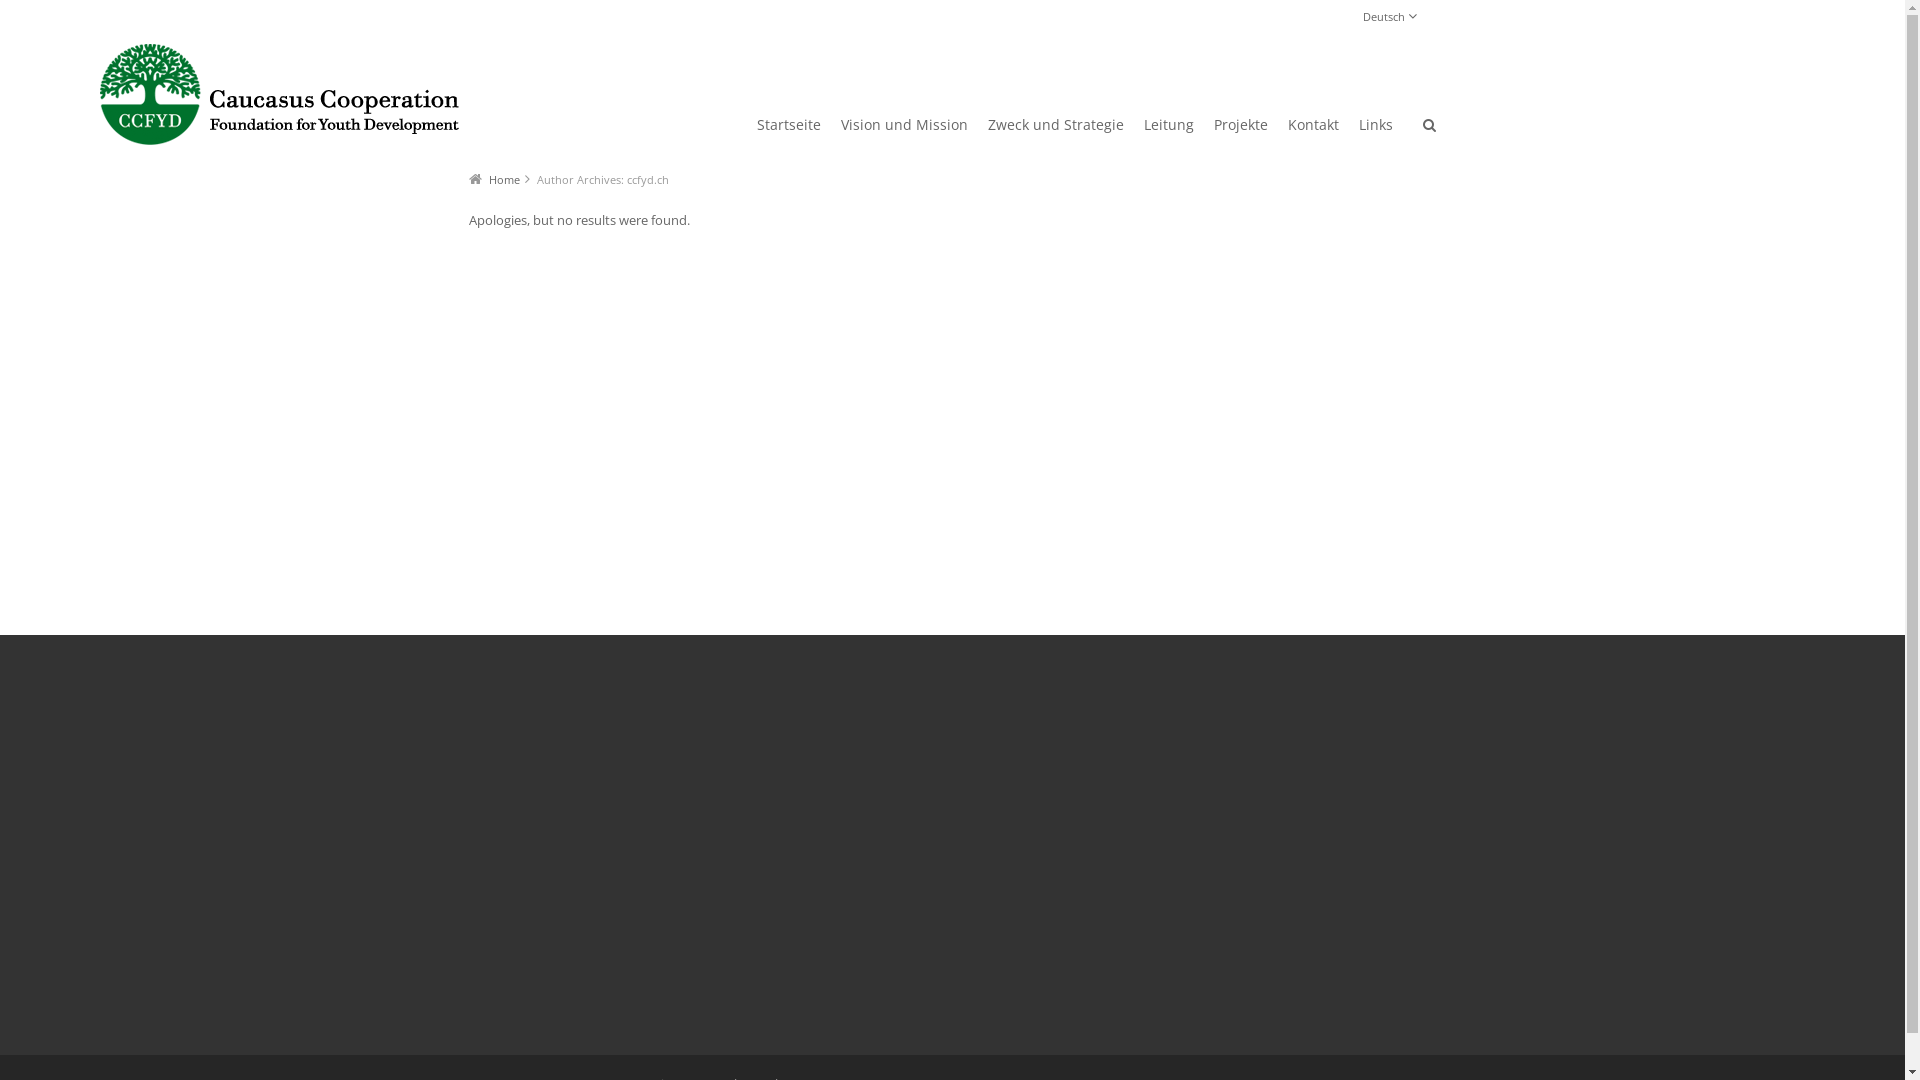 This screenshot has width=1920, height=1080. Describe the element at coordinates (503, 178) in the screenshot. I see `'Home'` at that location.